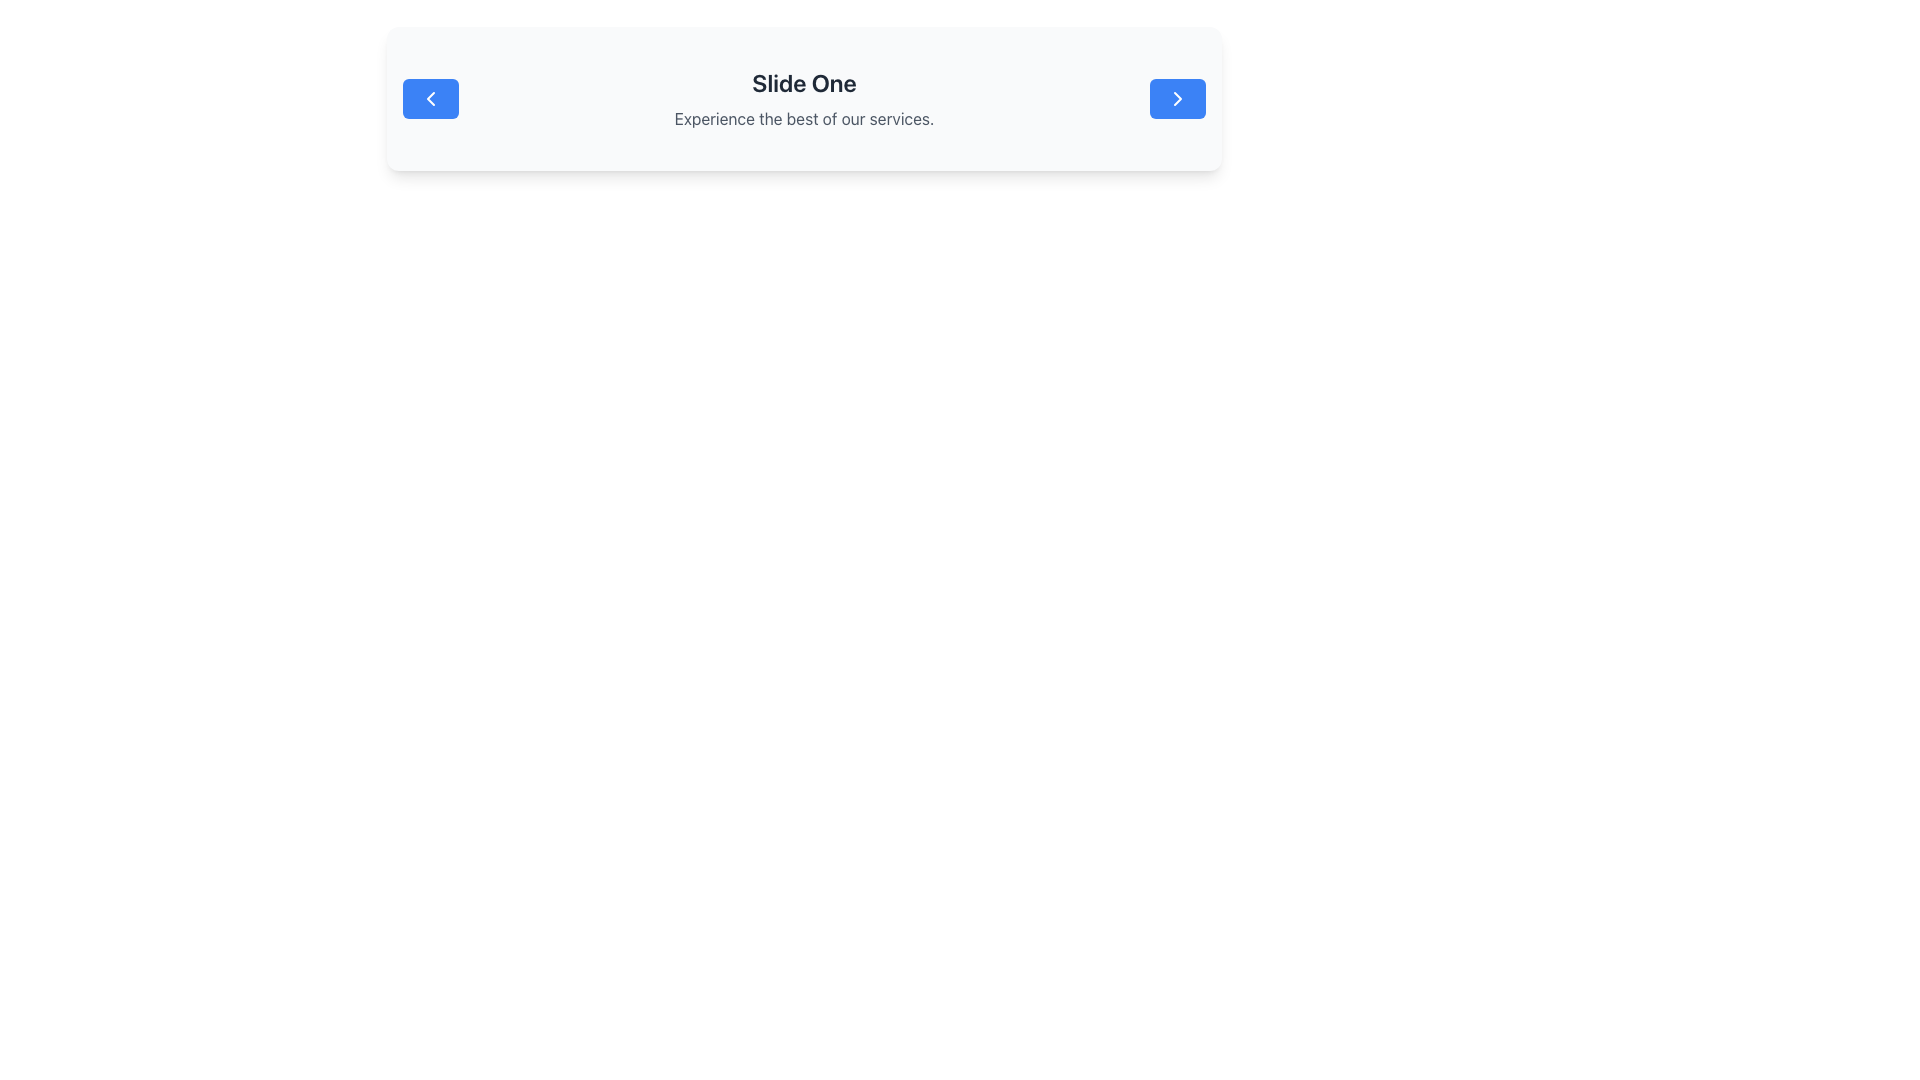  I want to click on the text element displaying 'Experience the best of our services.' which is styled in gray font and located beneath the heading 'Slide One', so click(804, 119).